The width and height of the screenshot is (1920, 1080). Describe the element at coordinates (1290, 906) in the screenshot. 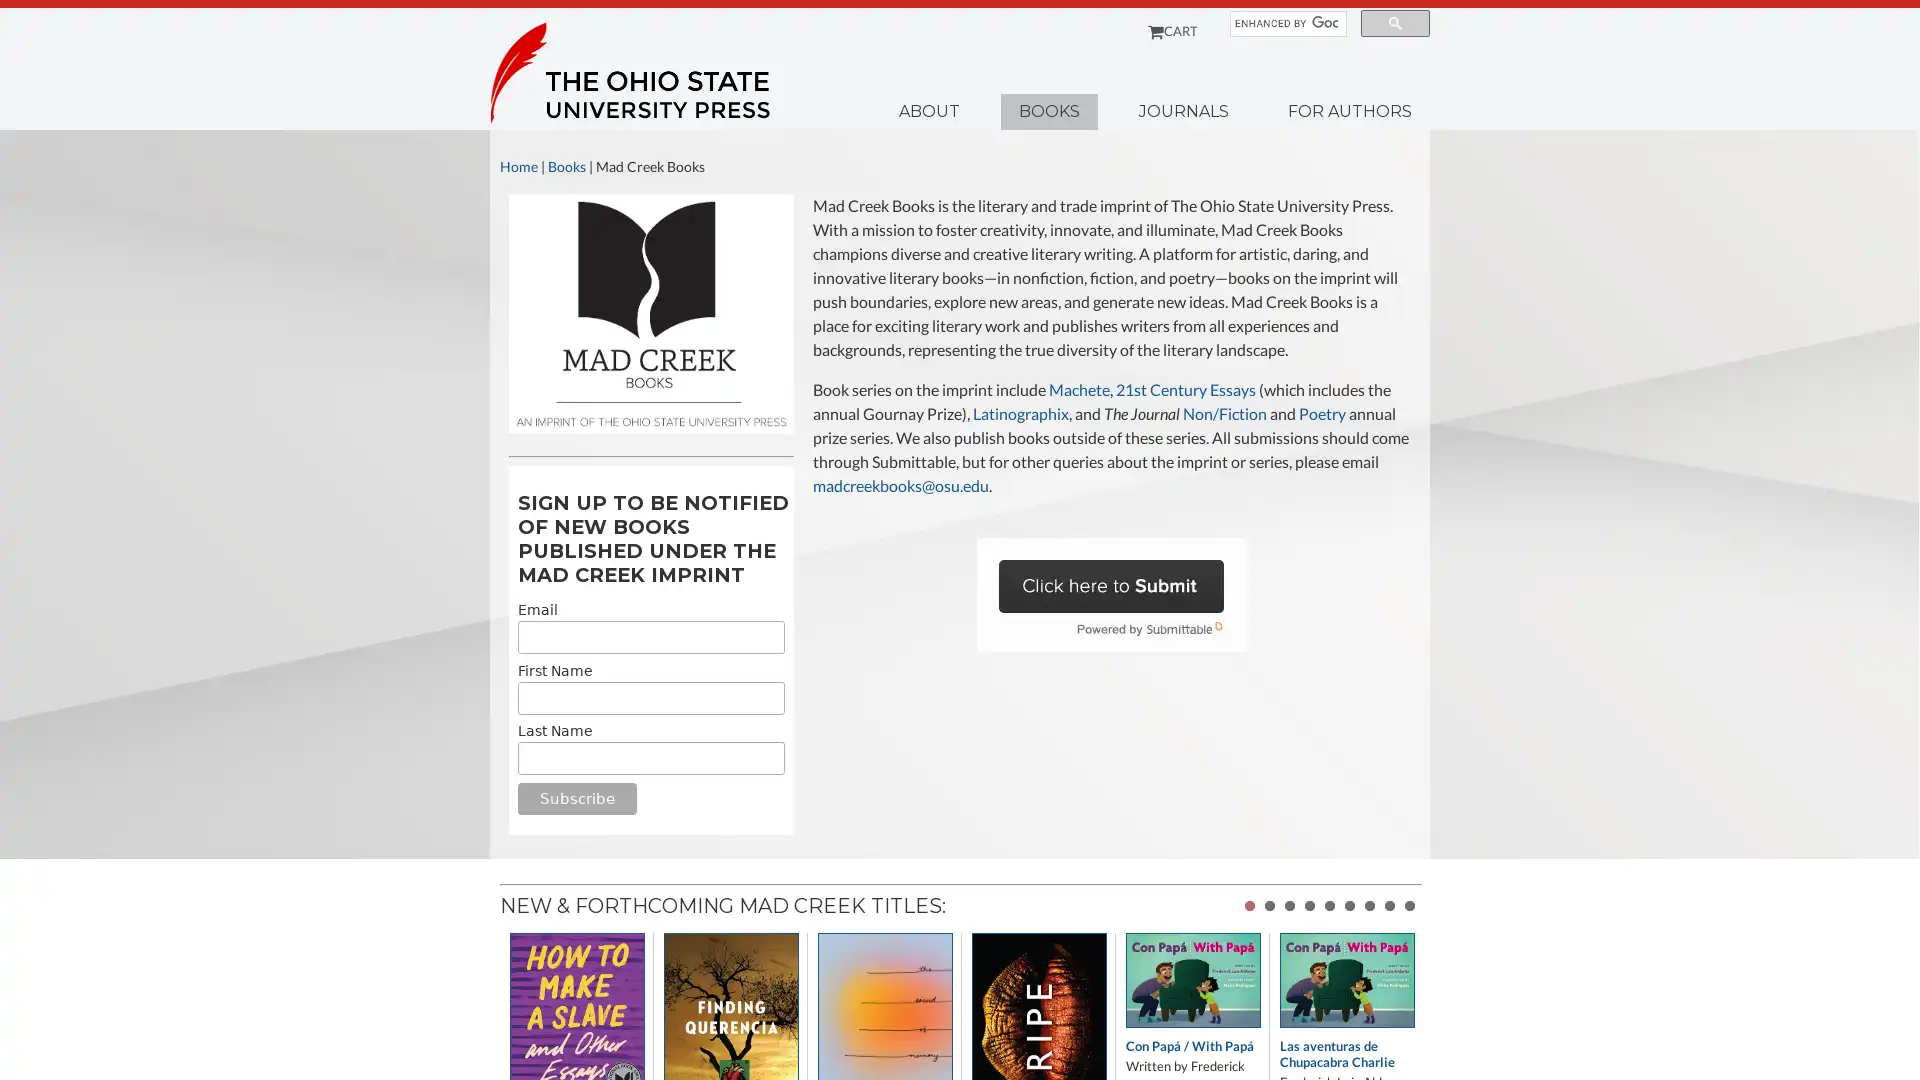

I see `3` at that location.